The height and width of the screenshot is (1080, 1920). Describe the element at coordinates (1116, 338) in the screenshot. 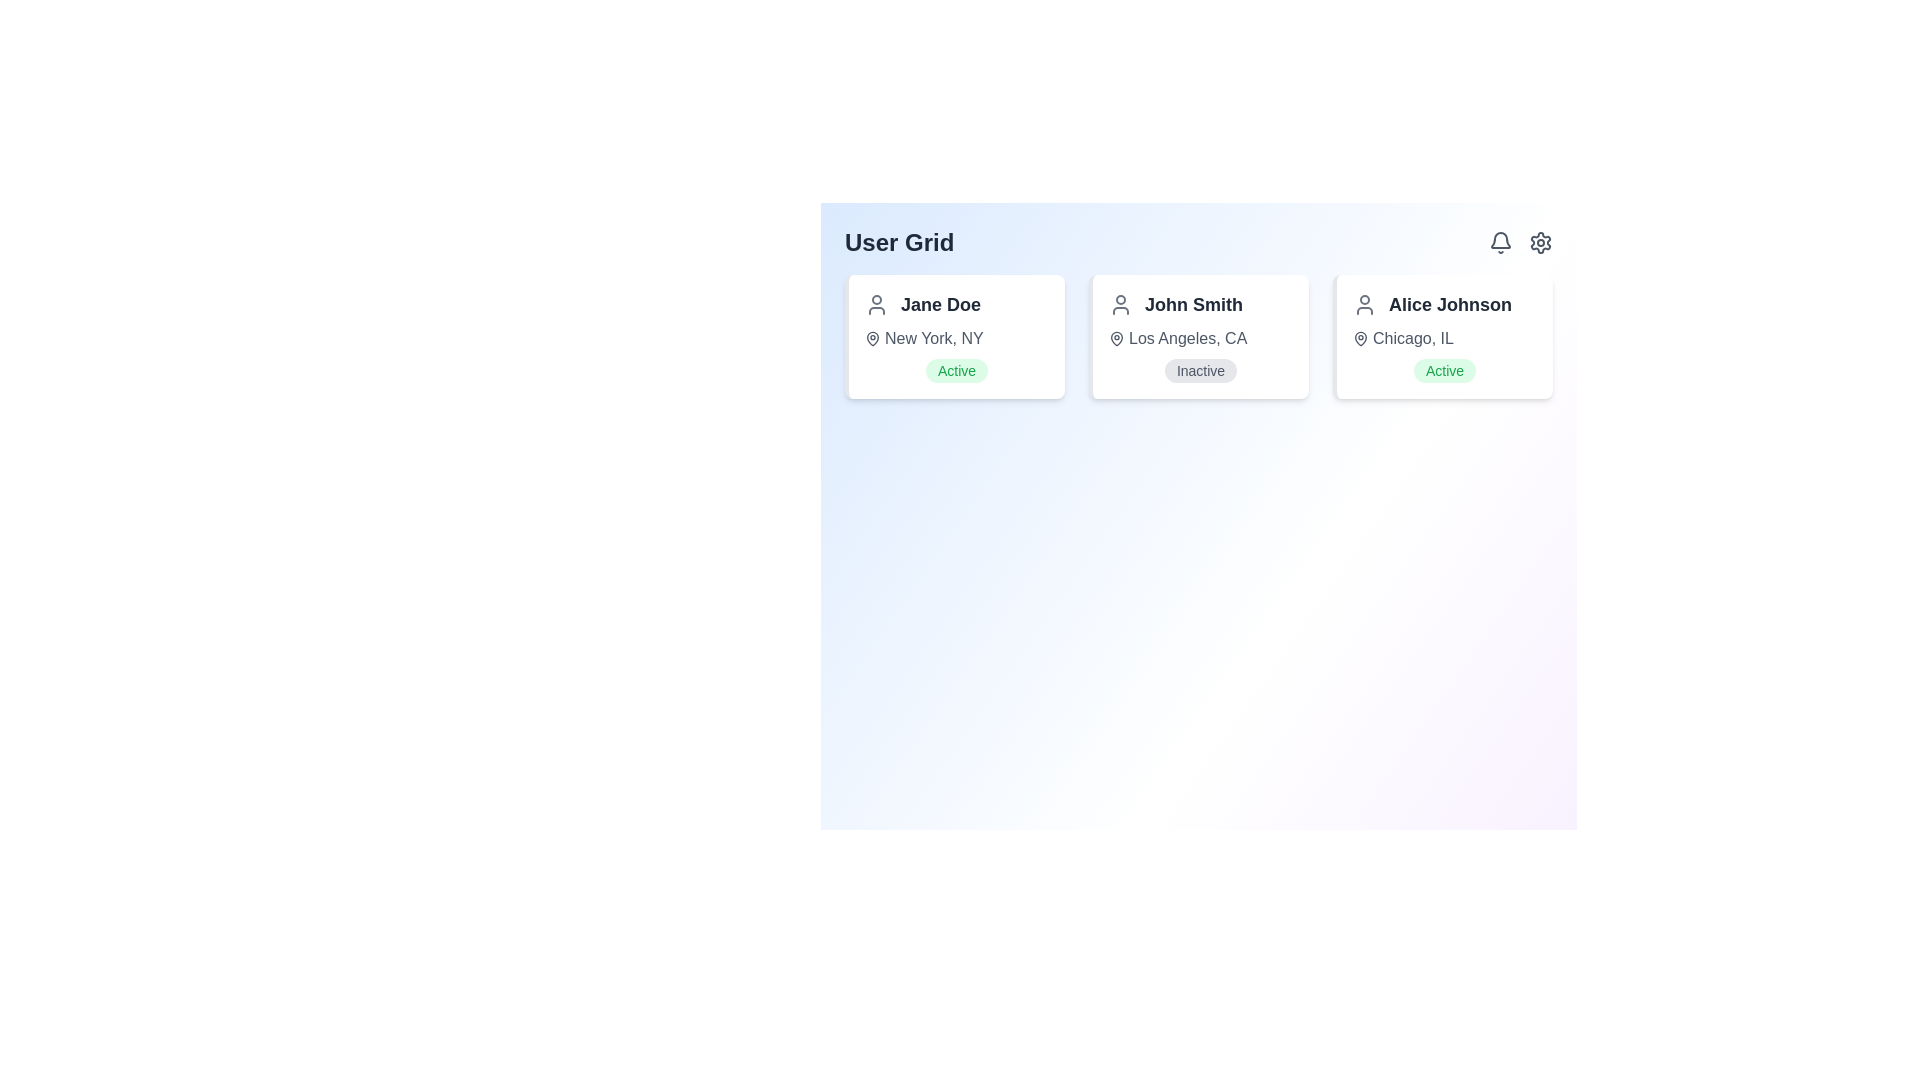

I see `the map pin icon located within the second user card, positioned left of the text 'Los Angeles, CA'` at that location.